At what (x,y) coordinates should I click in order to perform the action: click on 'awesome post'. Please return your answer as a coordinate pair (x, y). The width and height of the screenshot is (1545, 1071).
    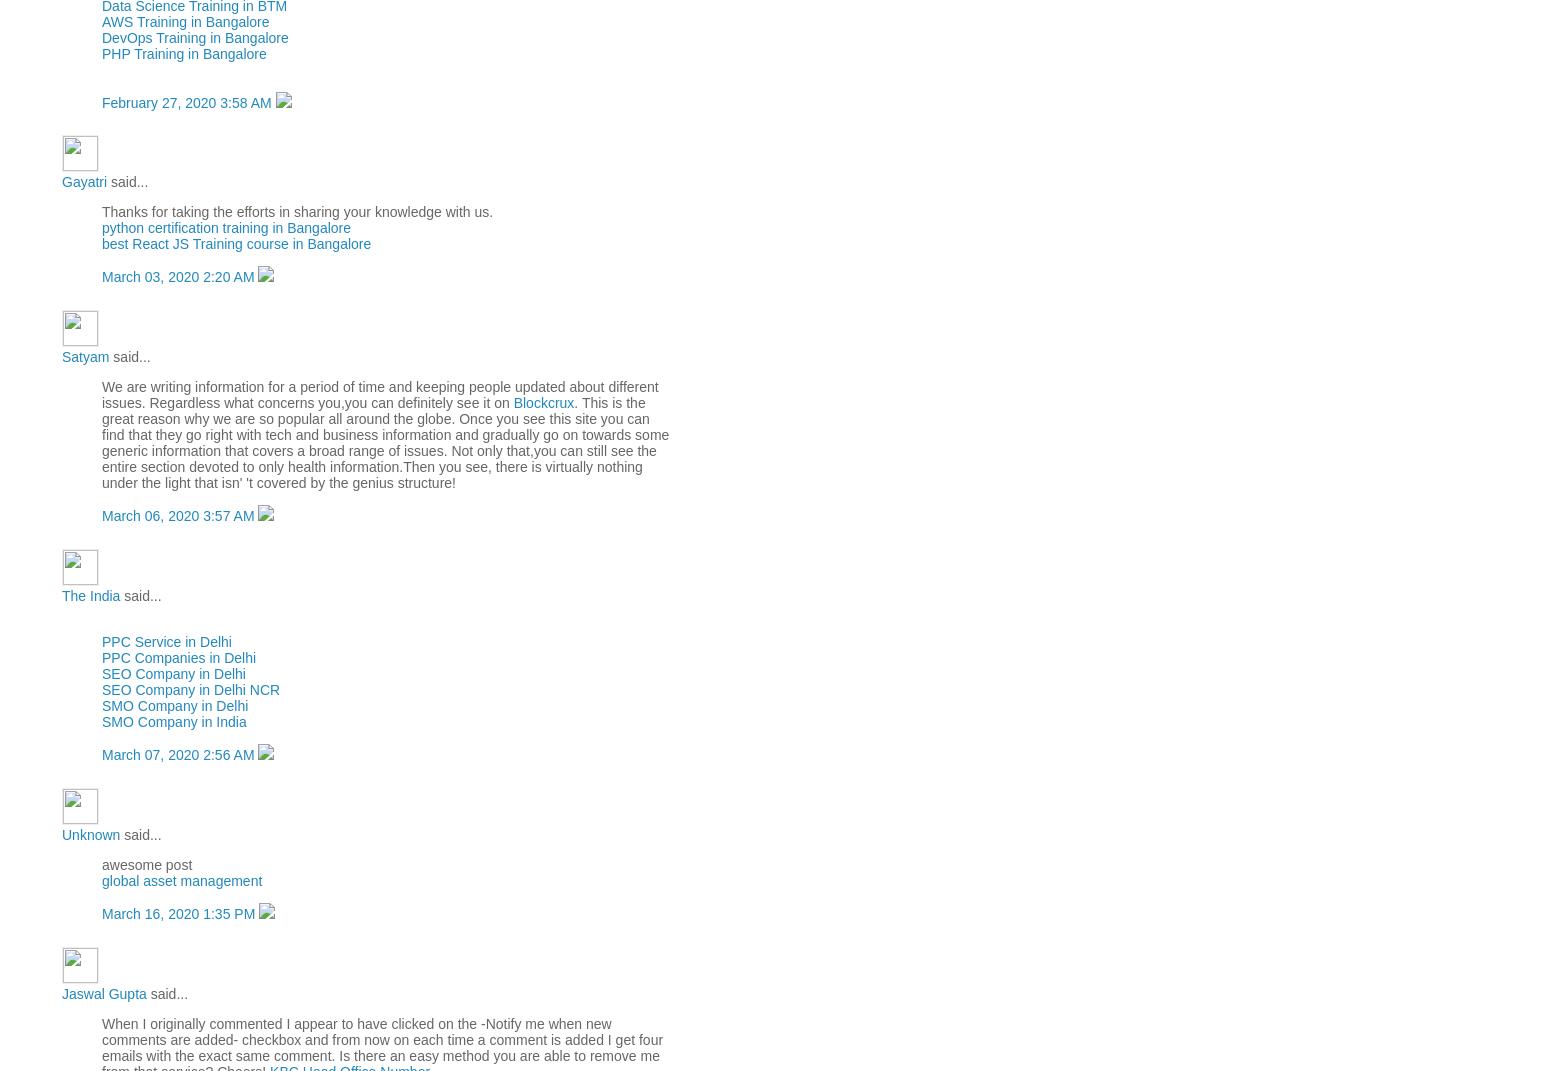
    Looking at the image, I should click on (145, 863).